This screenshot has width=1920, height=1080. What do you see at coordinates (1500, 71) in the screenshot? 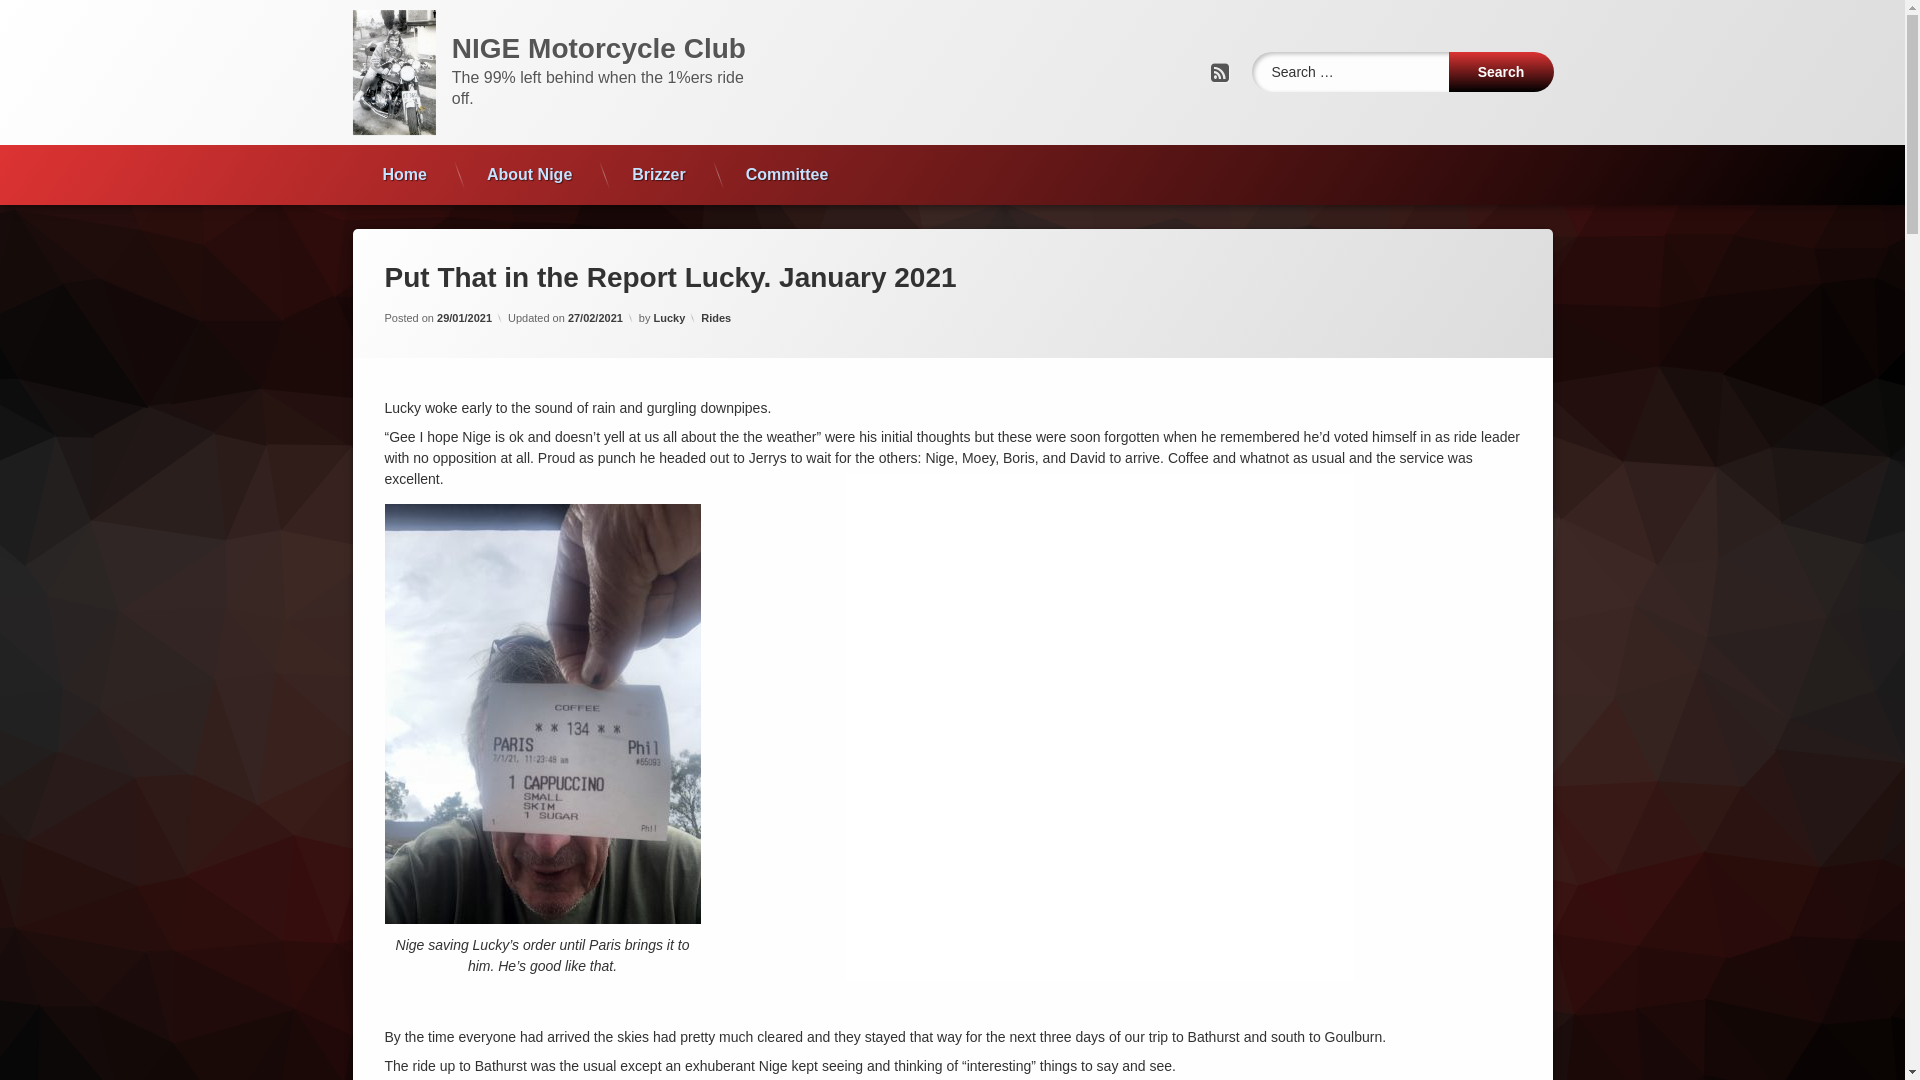
I see `'Search'` at bounding box center [1500, 71].